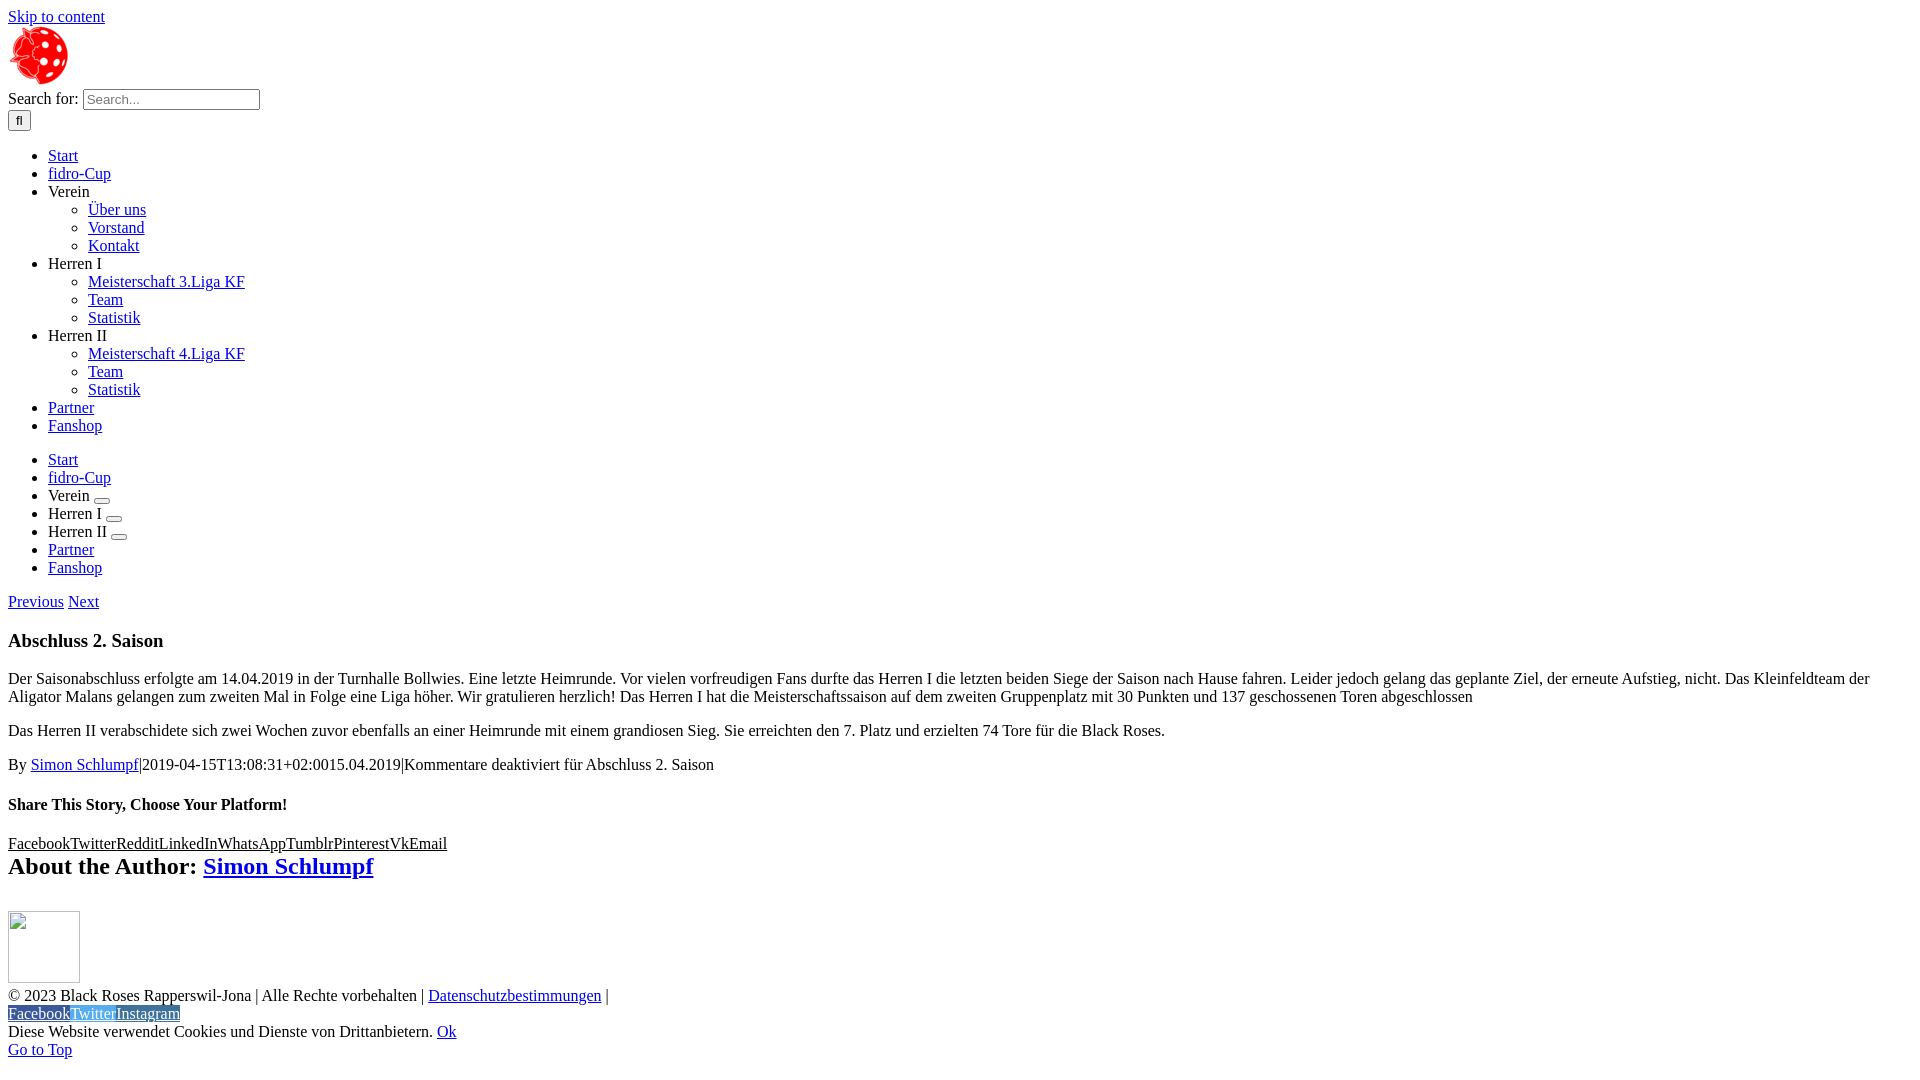 The height and width of the screenshot is (1080, 1920). Describe the element at coordinates (287, 865) in the screenshot. I see `'Simon Schlumpf'` at that location.